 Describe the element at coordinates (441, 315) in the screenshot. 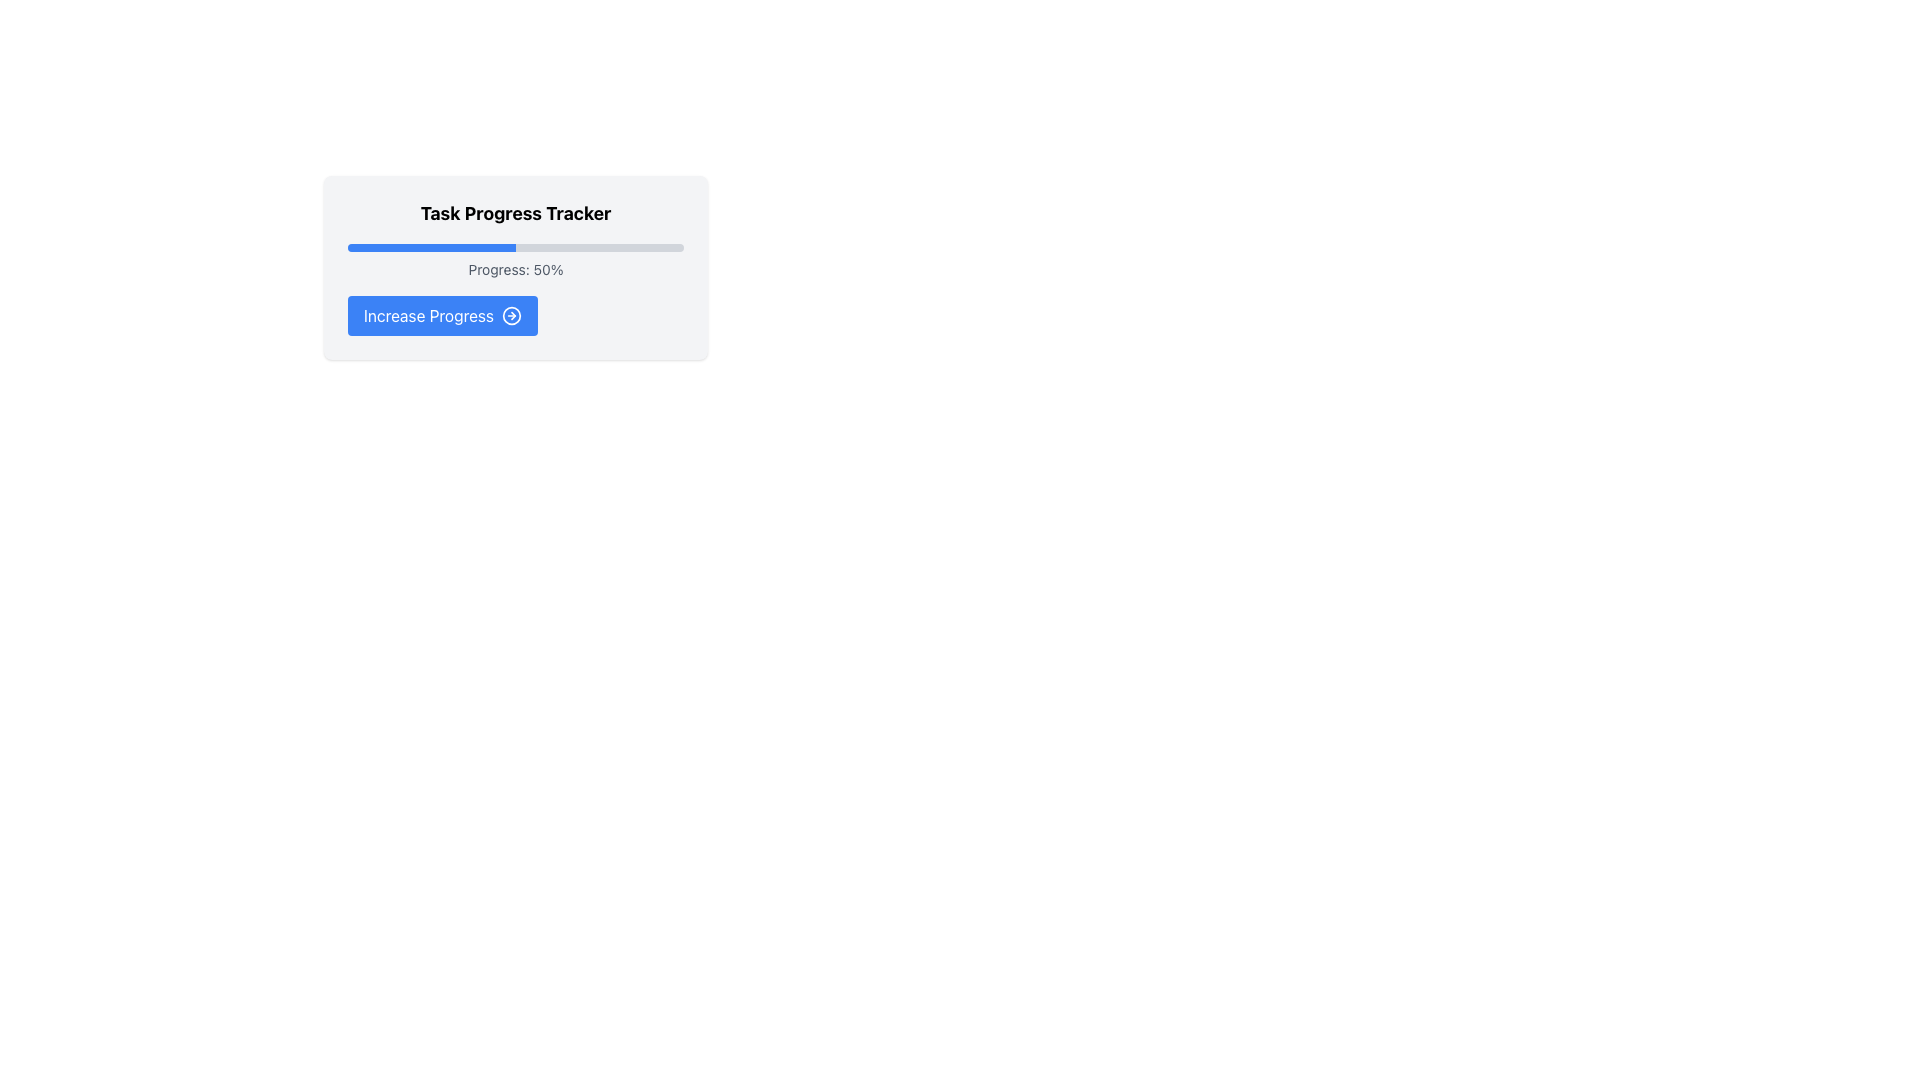

I see `the button located at the bottom of the 'Task Progress Tracker' component` at that location.